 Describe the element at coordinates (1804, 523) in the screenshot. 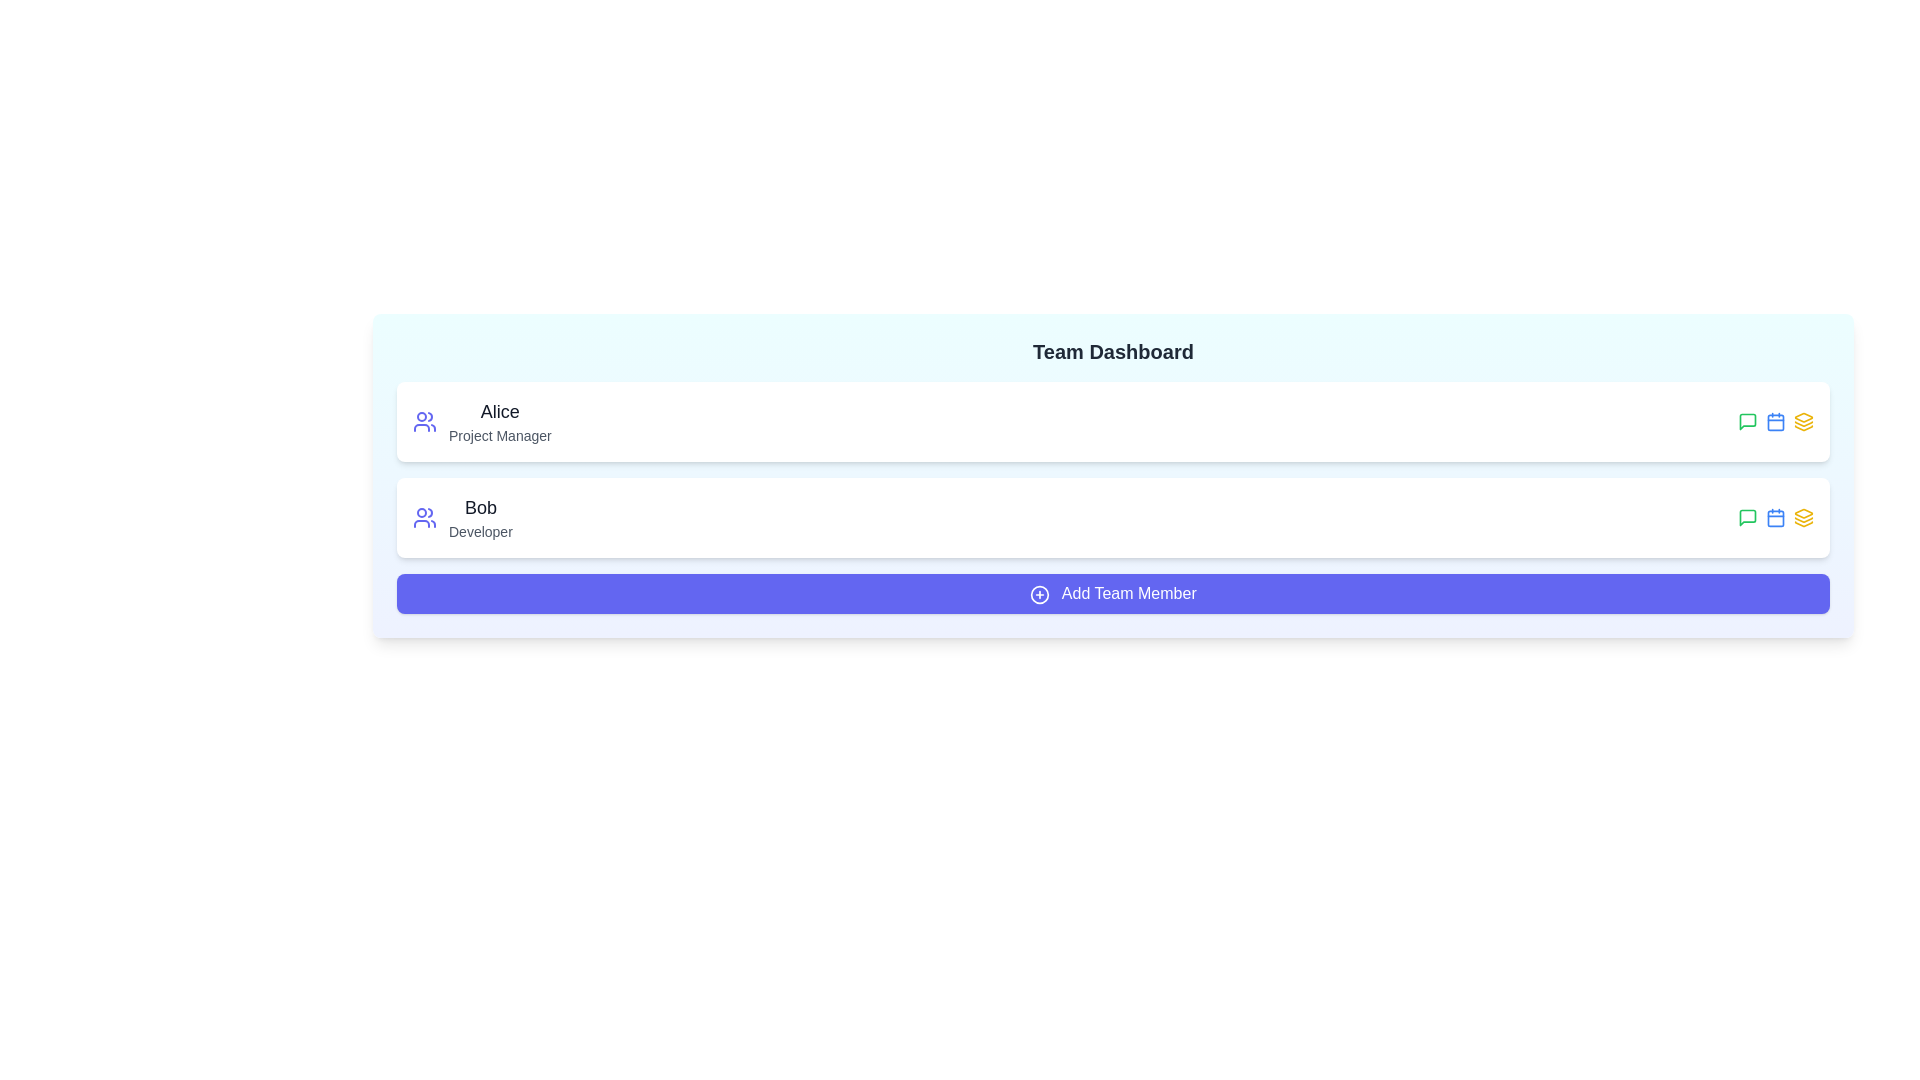

I see `the third triangular yellow icon located to the right of the 'Bob Developer' row` at that location.